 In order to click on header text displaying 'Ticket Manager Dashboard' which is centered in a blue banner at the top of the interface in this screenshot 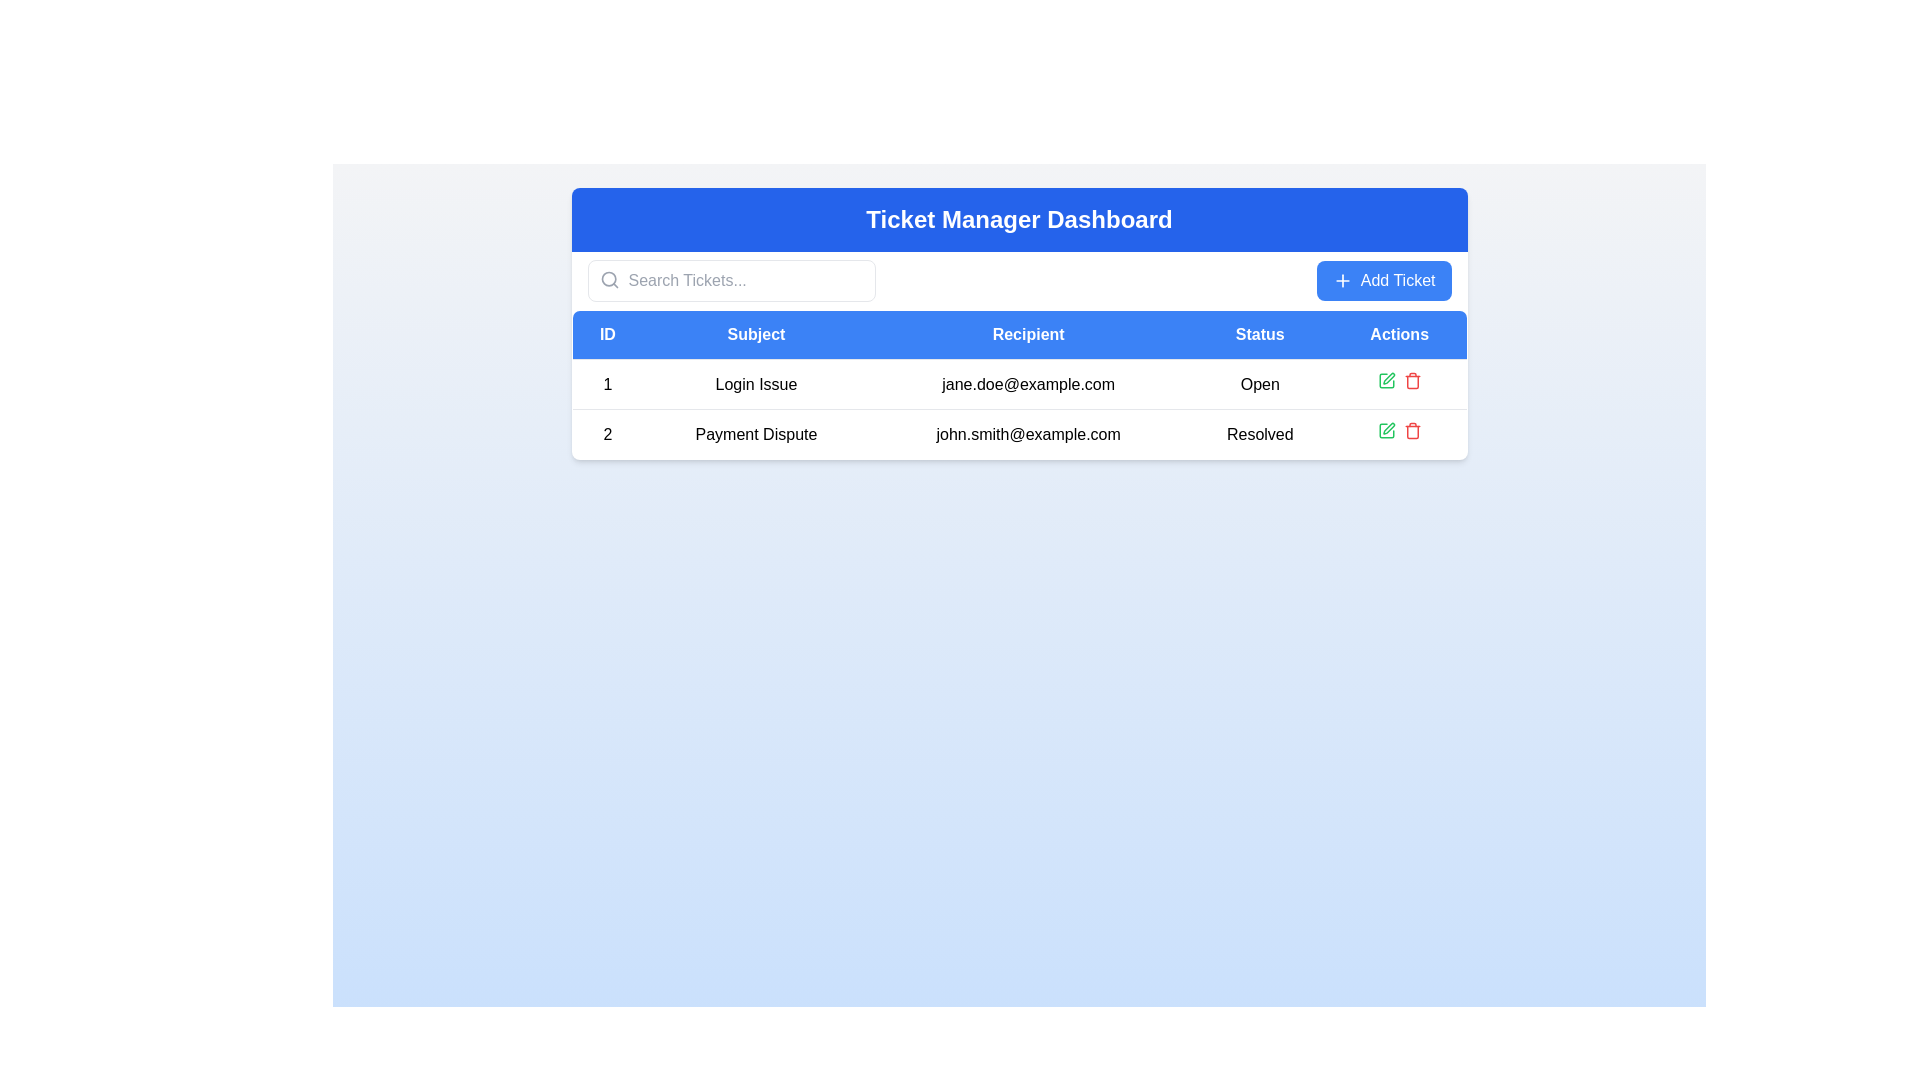, I will do `click(1019, 219)`.